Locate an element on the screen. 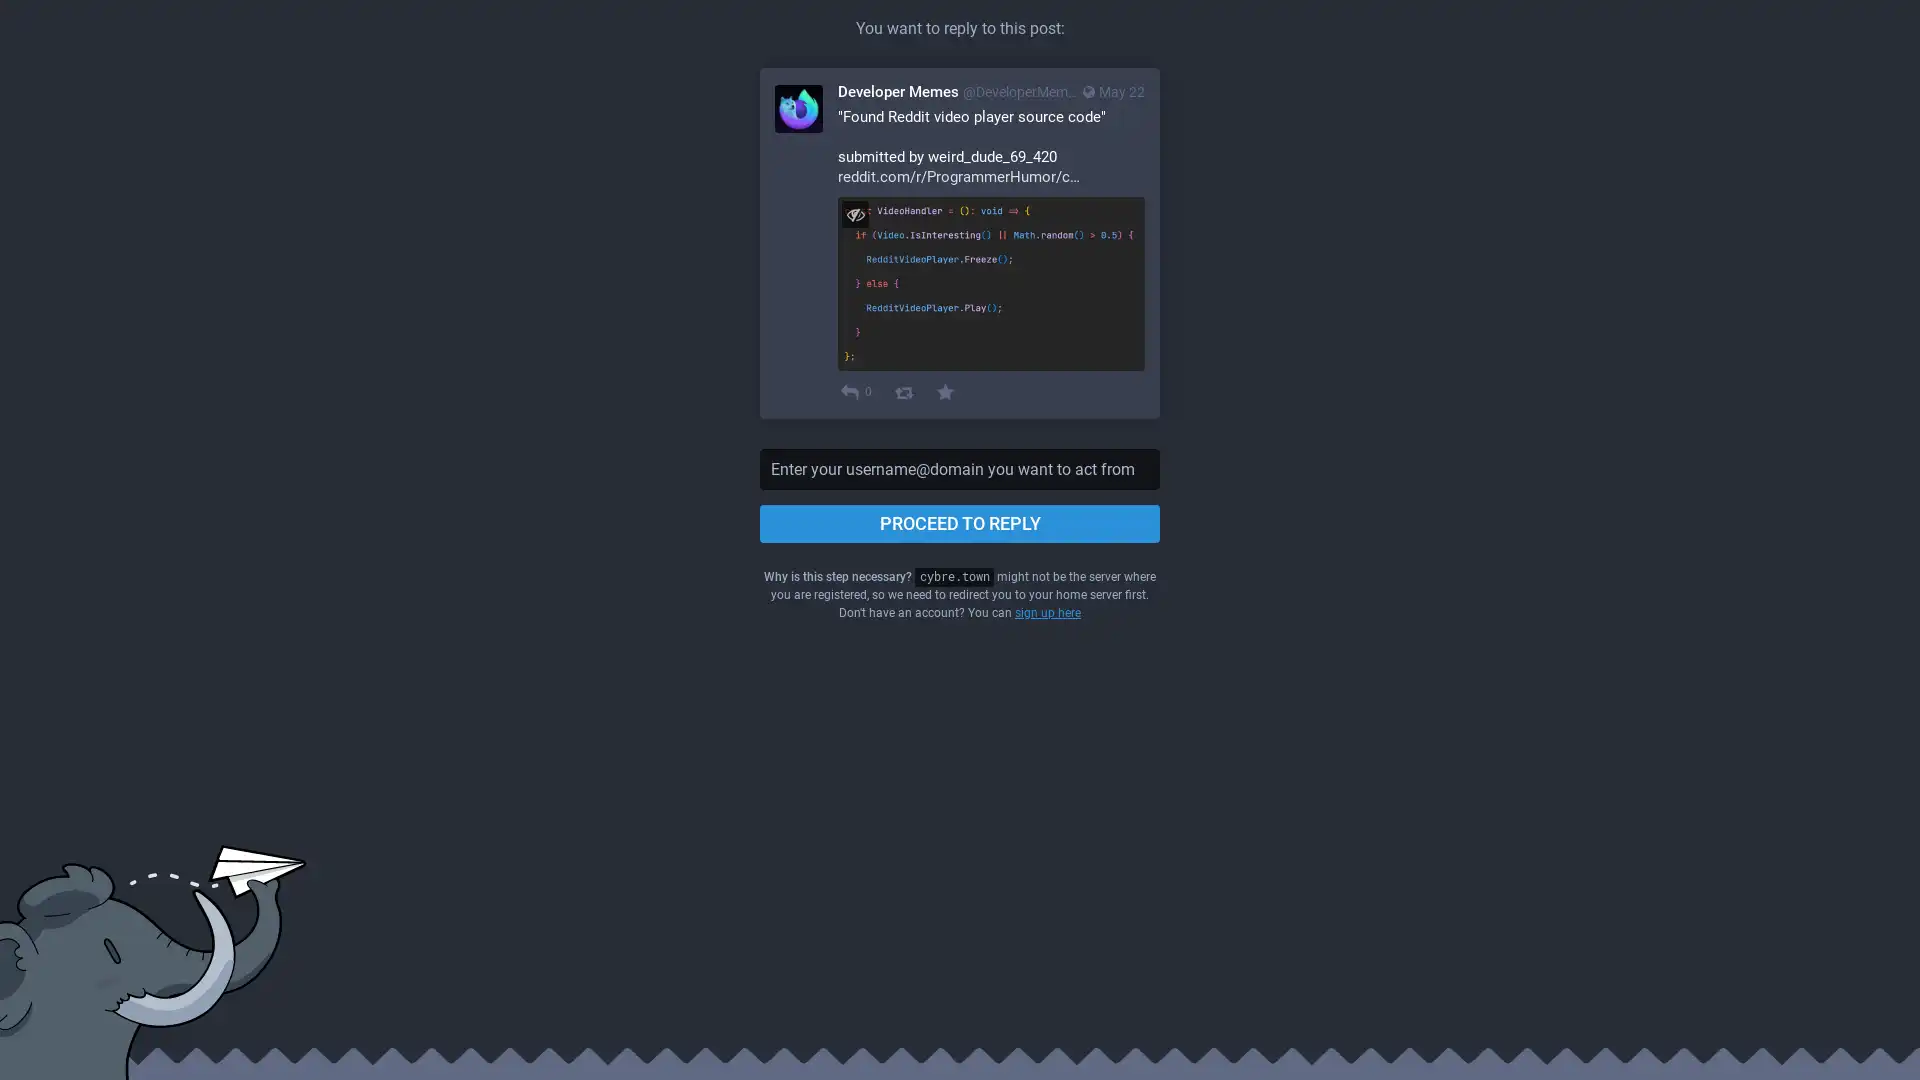 The width and height of the screenshot is (1920, 1080). Hide image is located at coordinates (855, 214).